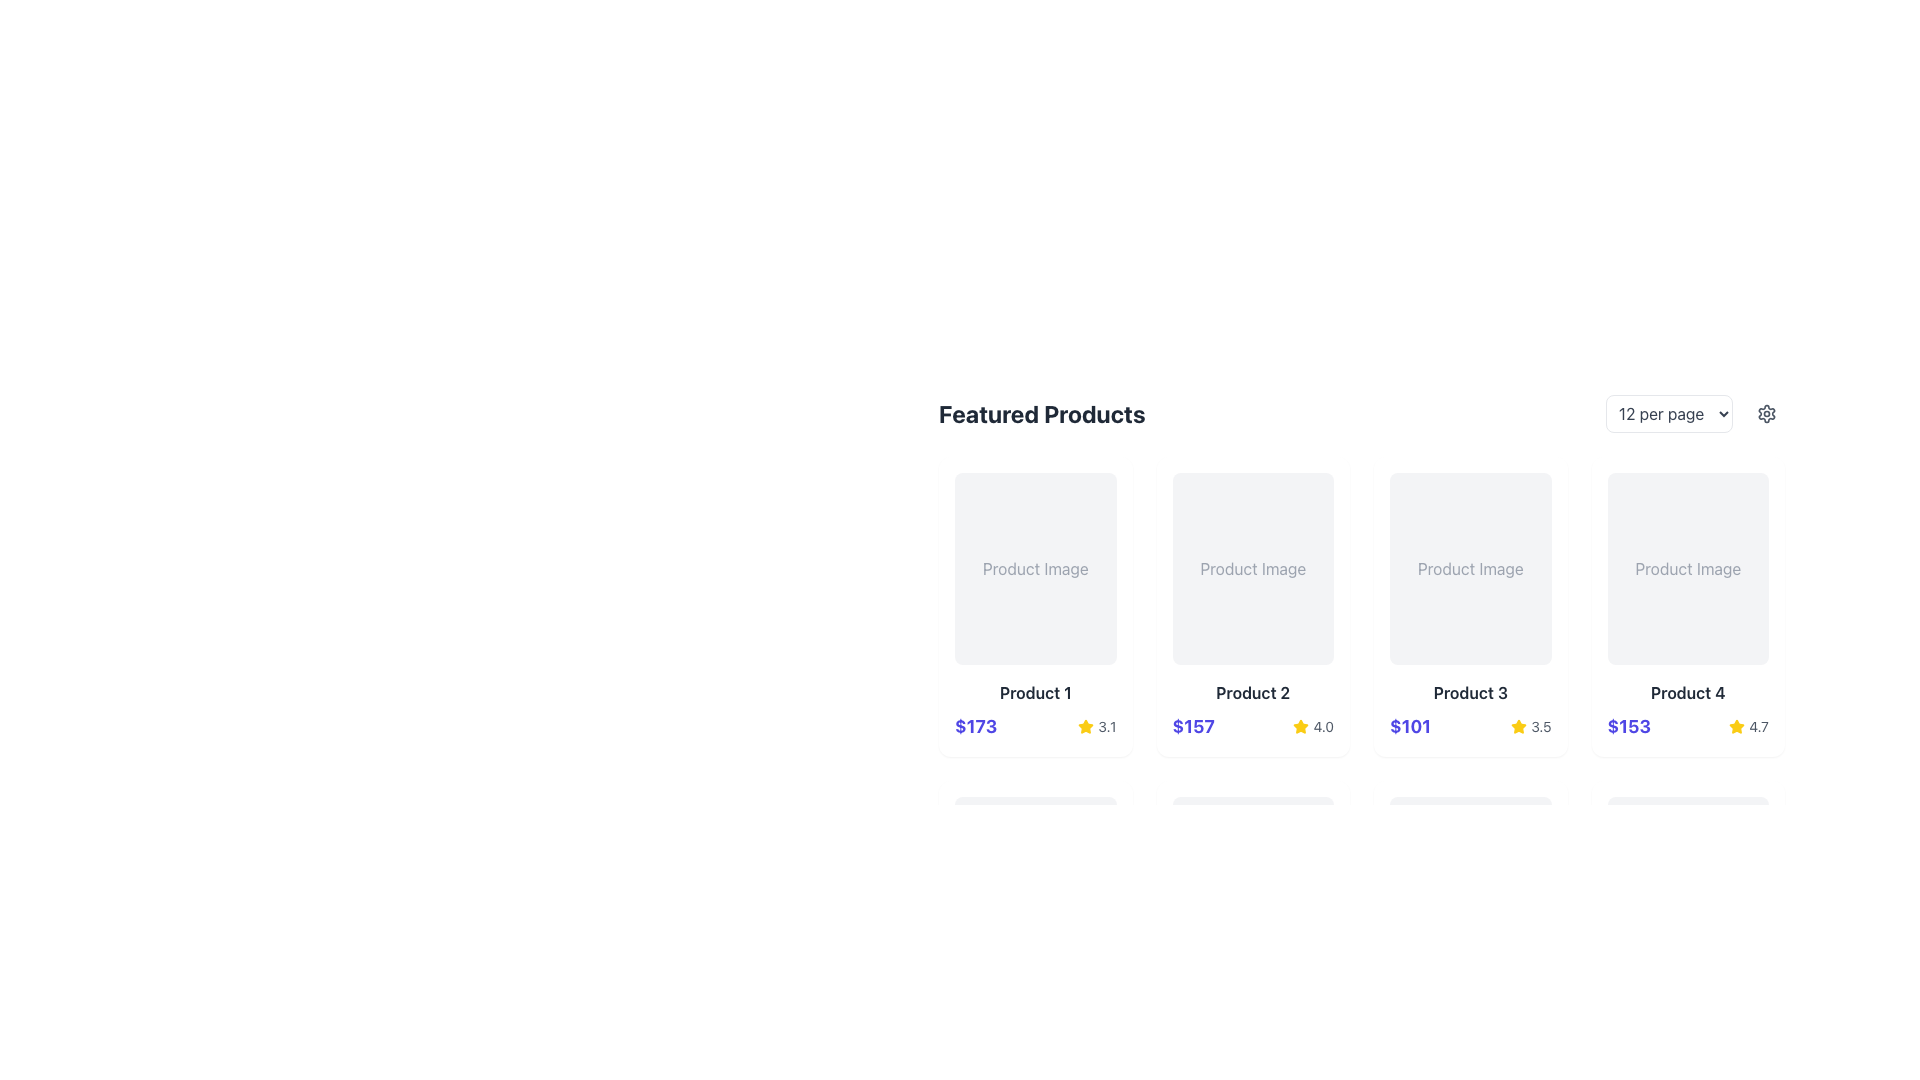 This screenshot has height=1080, width=1920. Describe the element at coordinates (1470, 692) in the screenshot. I see `the text label displaying 'Product 3' in bold styling, located in the third product card of the featured products list, below the product image and above the pricing information` at that location.